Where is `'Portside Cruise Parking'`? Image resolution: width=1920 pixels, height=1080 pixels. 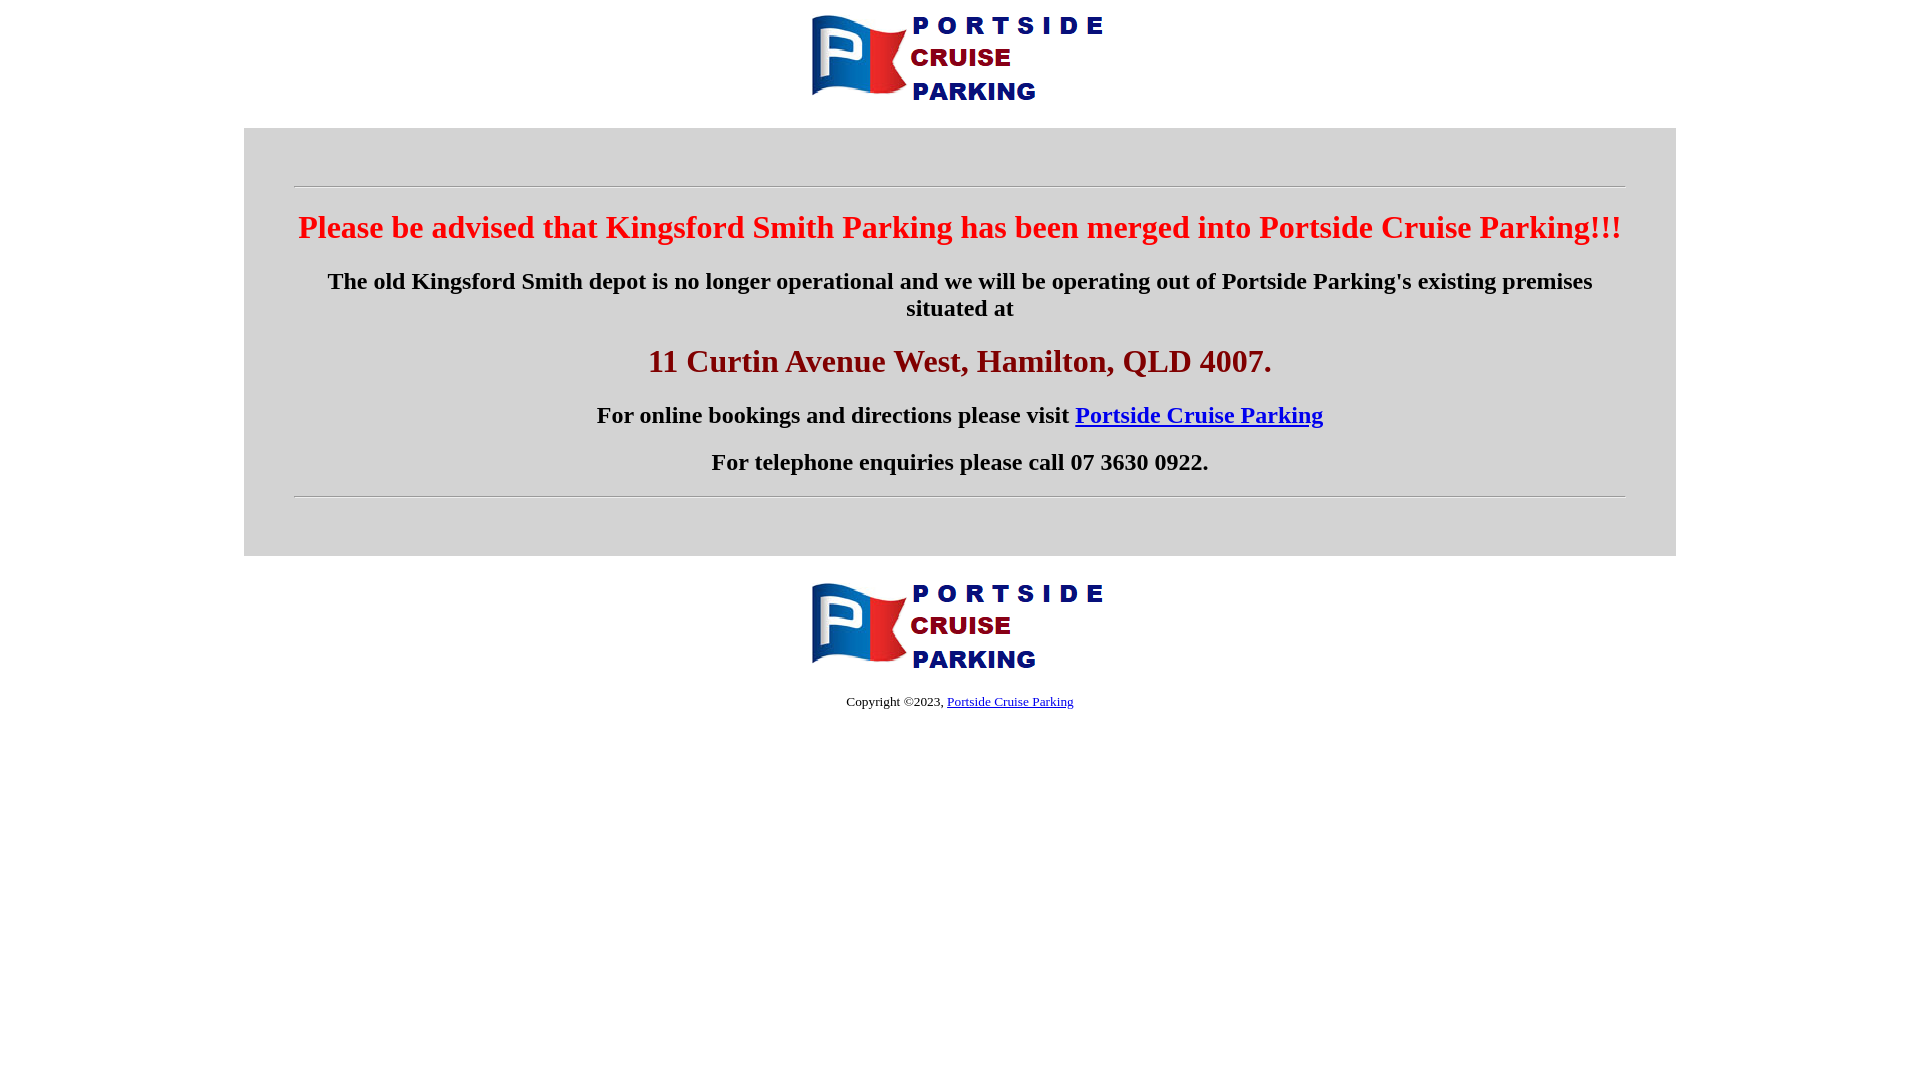
'Portside Cruise Parking' is located at coordinates (1199, 414).